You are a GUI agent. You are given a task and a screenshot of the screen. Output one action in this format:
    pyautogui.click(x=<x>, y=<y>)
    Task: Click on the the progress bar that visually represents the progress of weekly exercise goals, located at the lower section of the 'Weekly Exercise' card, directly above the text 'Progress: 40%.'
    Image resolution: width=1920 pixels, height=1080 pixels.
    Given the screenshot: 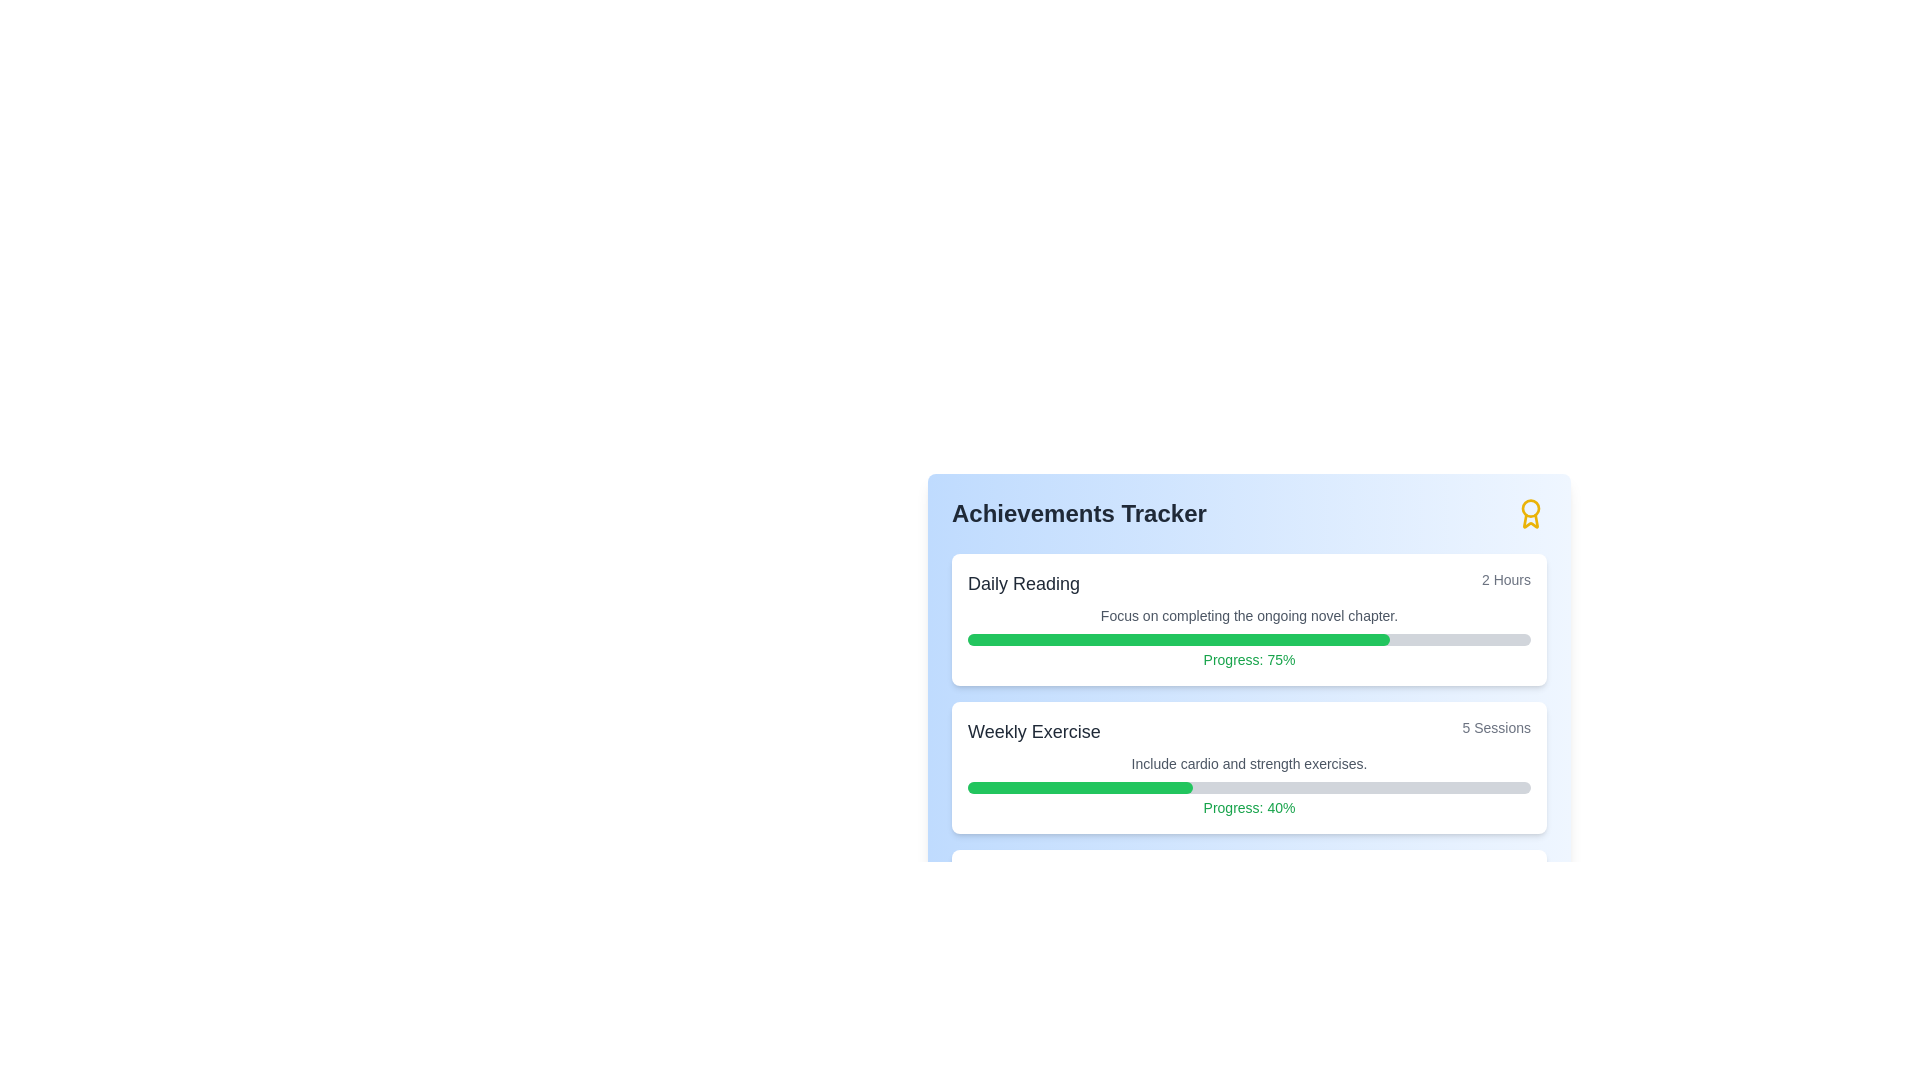 What is the action you would take?
    pyautogui.click(x=1248, y=786)
    